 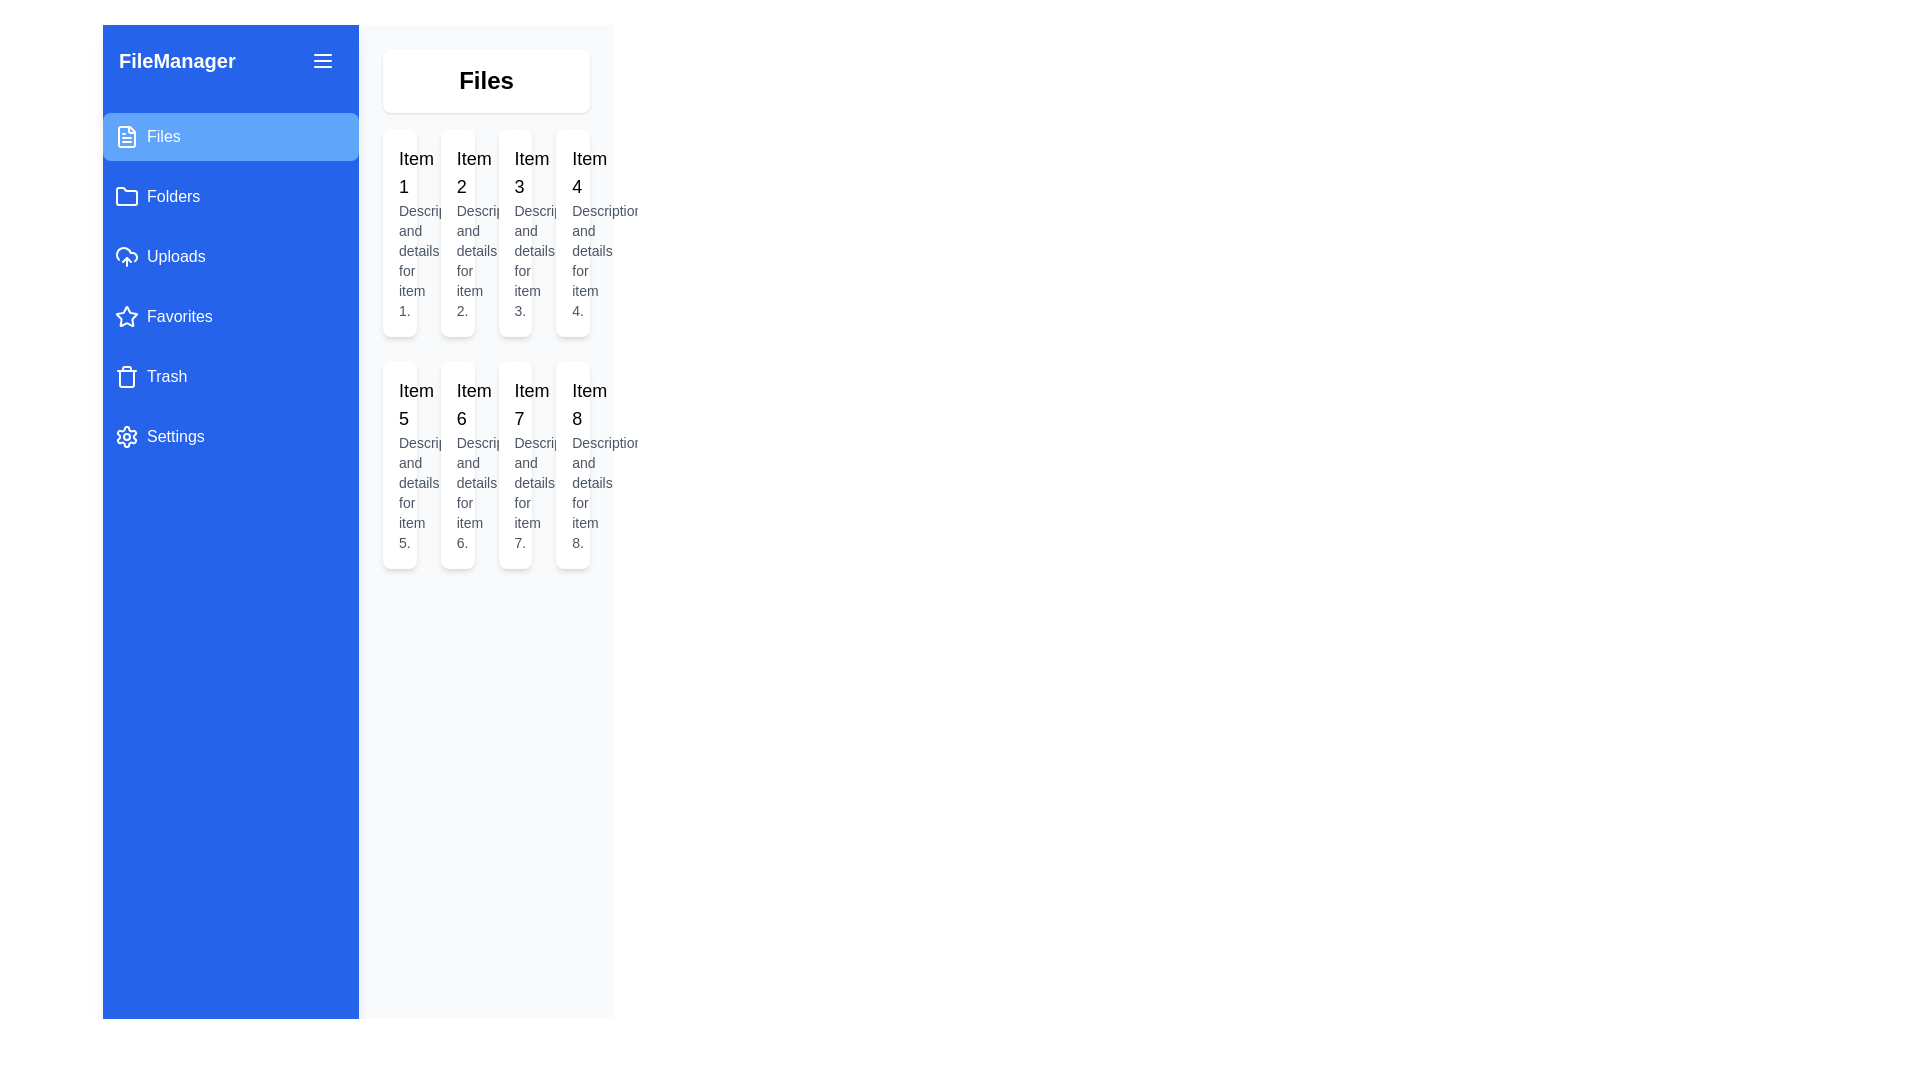 I want to click on the 'Files' icon in the top section of the vertical sidebar to aid navigation, so click(x=125, y=136).